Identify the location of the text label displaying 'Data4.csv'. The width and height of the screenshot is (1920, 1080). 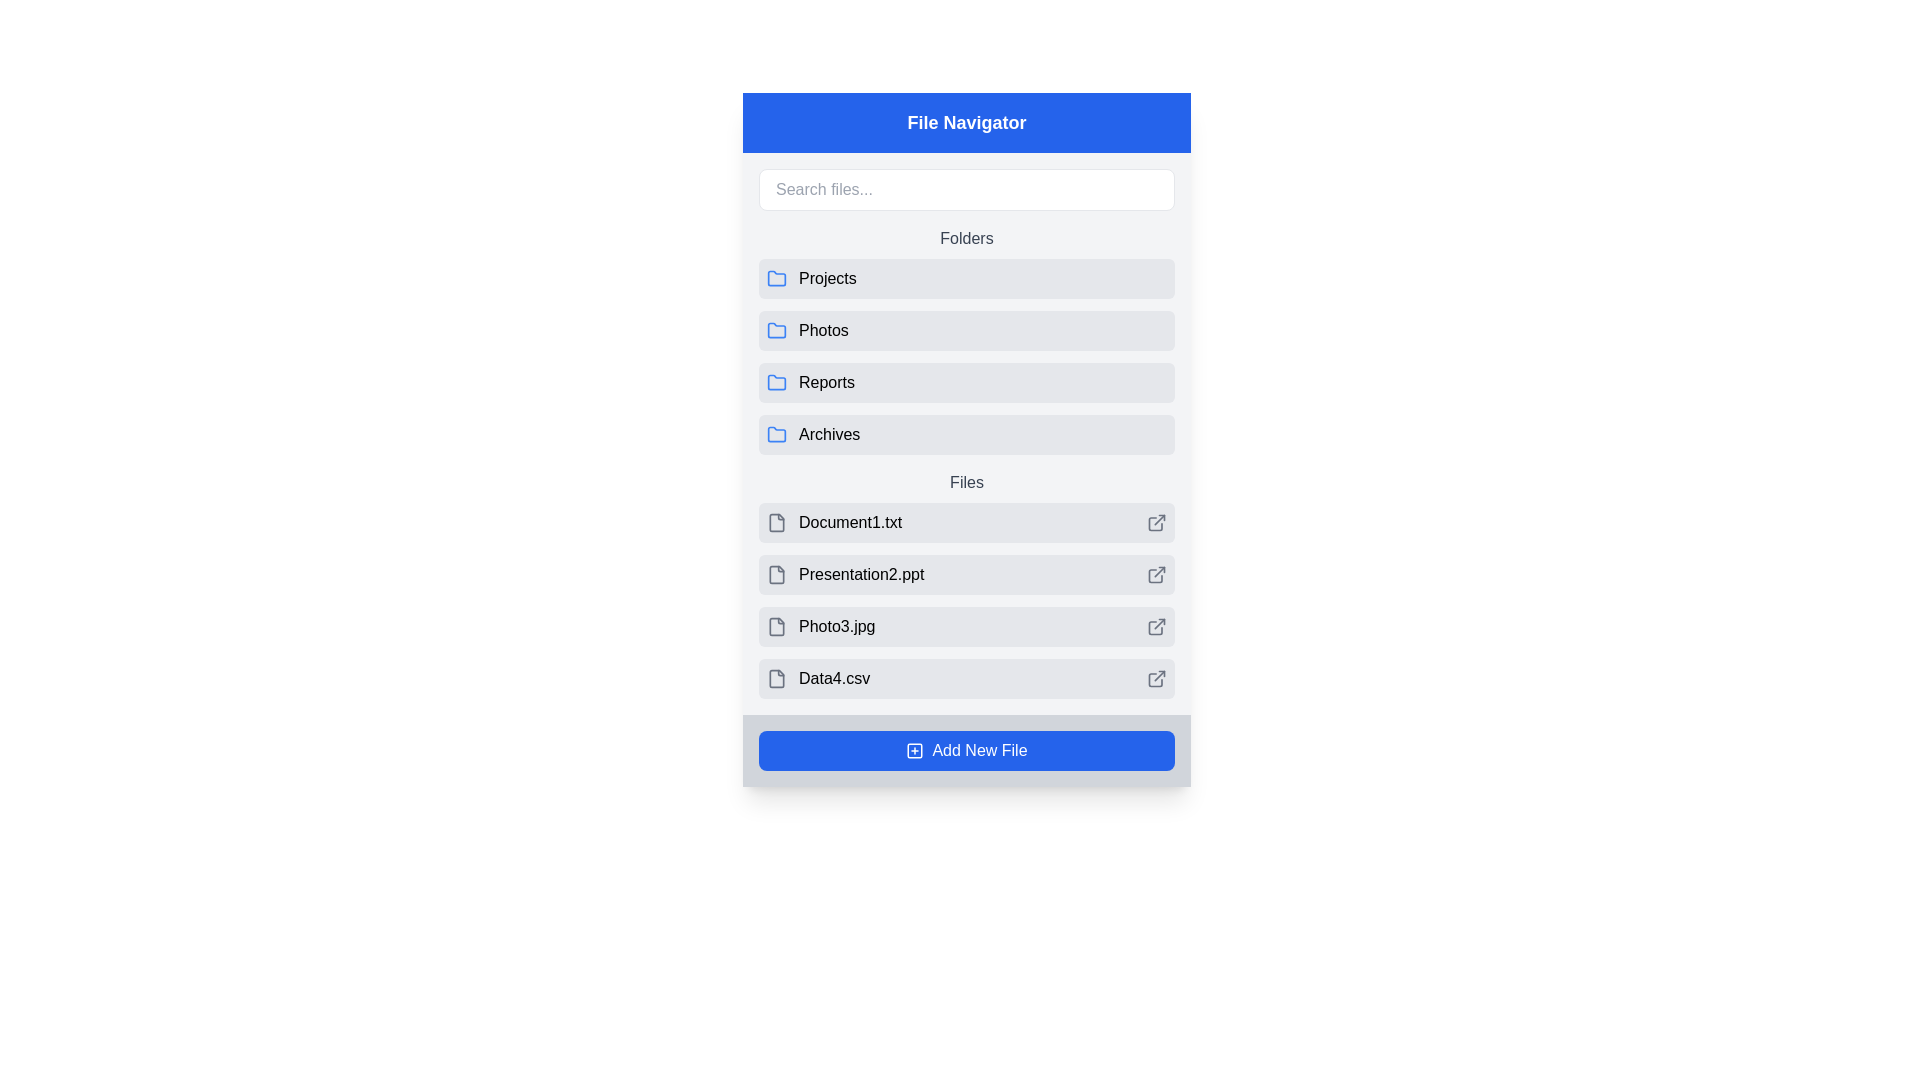
(834, 677).